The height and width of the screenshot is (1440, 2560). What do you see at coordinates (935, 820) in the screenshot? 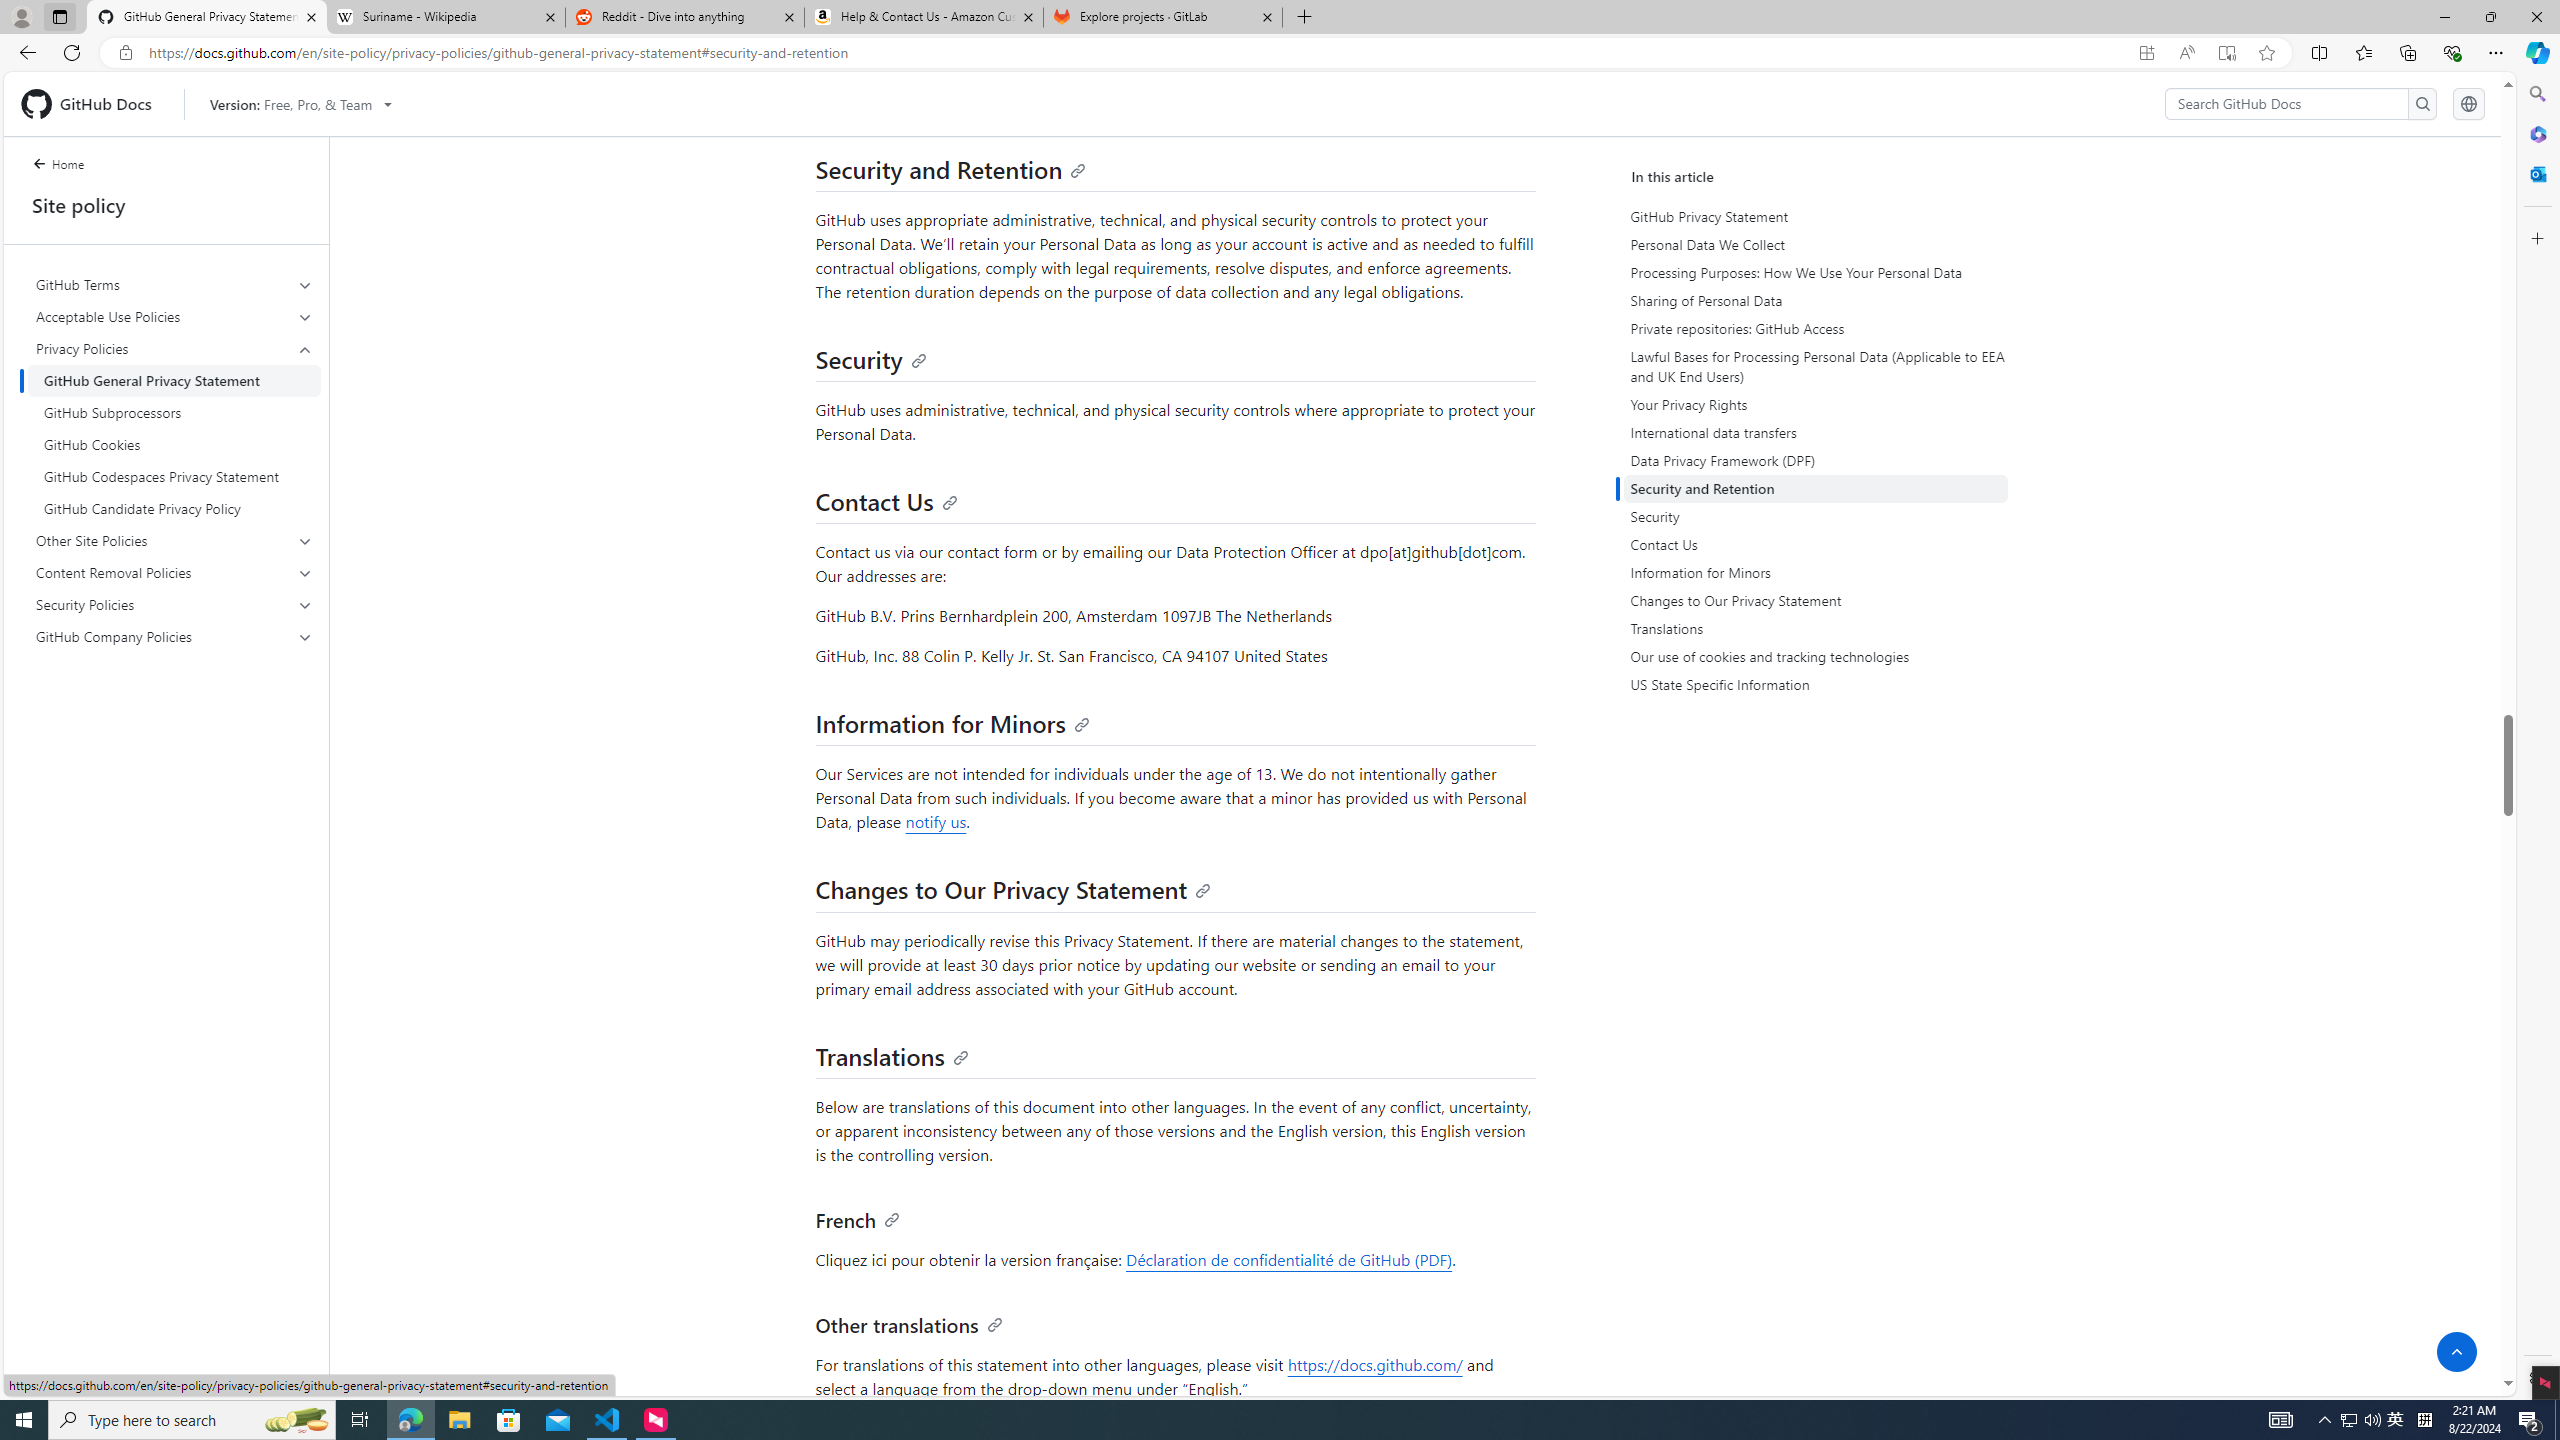
I see `'notify us'` at bounding box center [935, 820].